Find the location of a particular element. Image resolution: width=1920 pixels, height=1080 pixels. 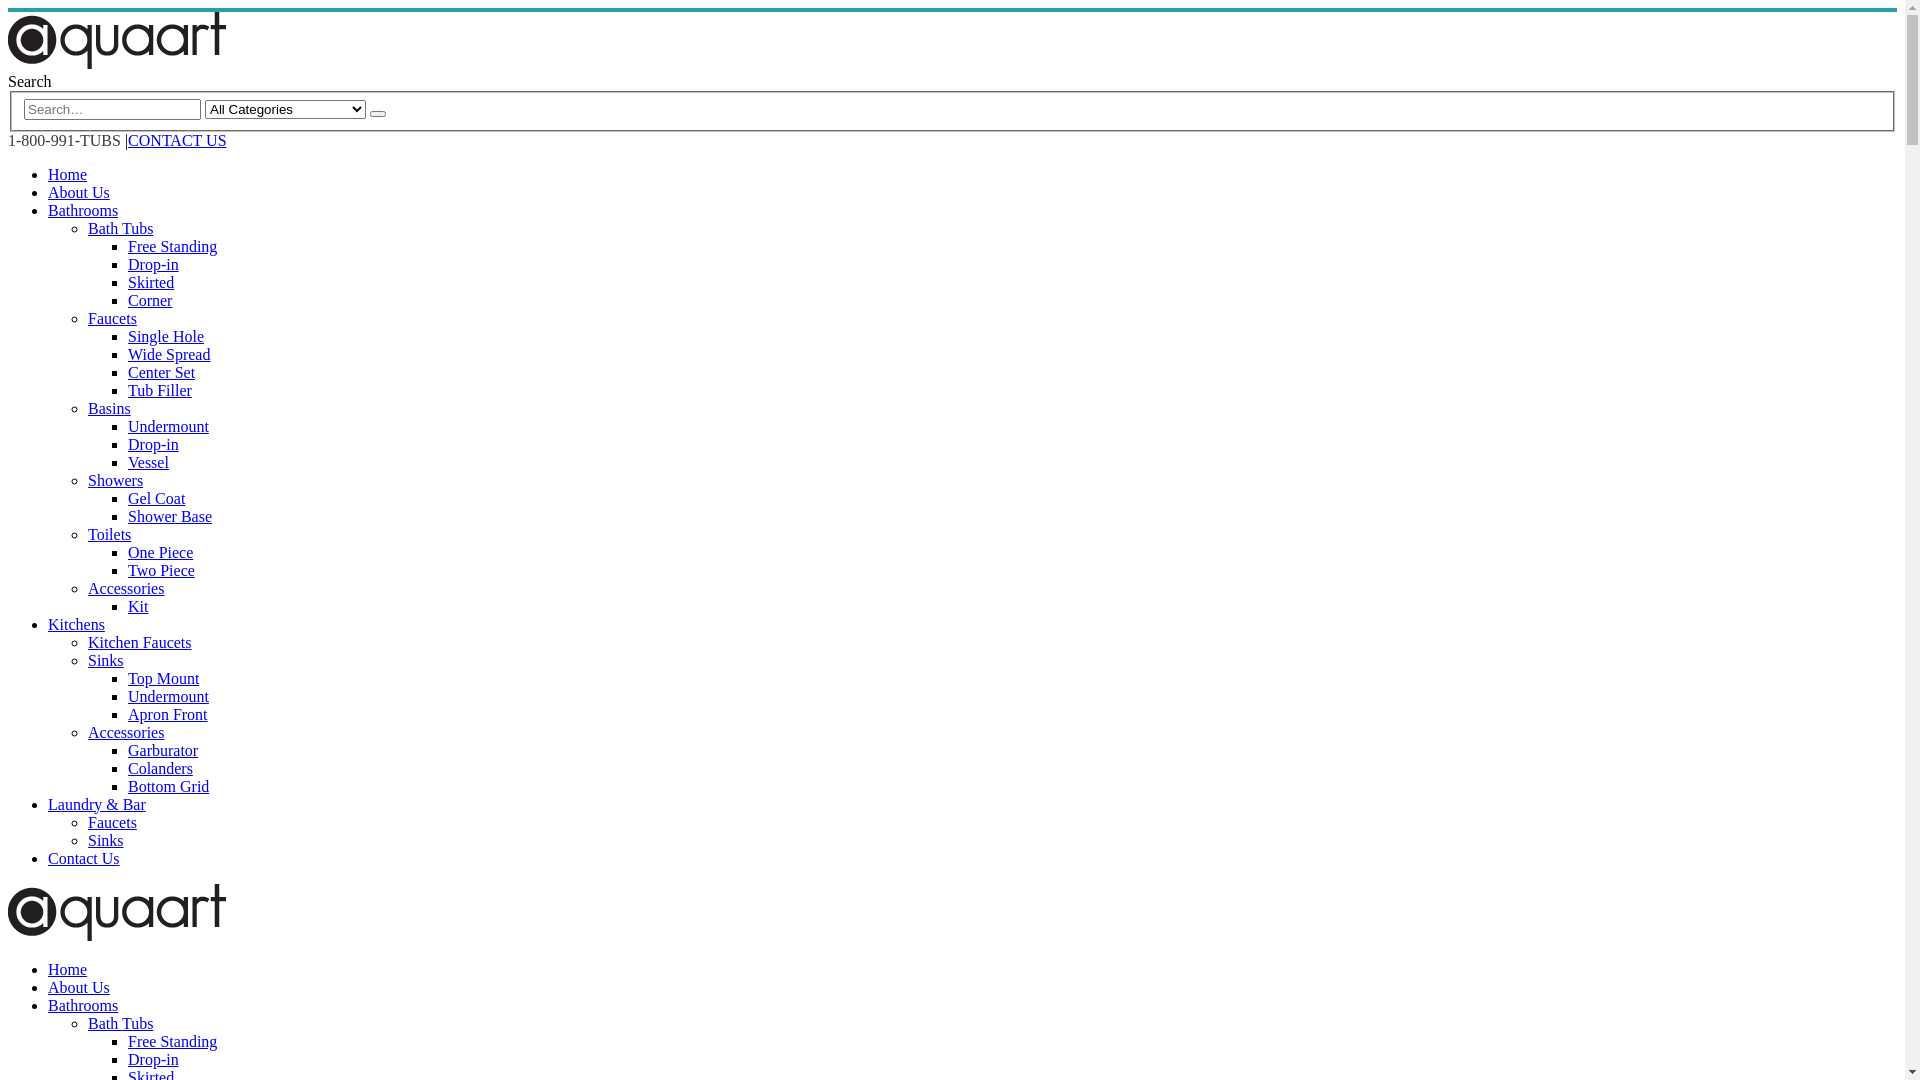

'Bathrooms' is located at coordinates (81, 210).